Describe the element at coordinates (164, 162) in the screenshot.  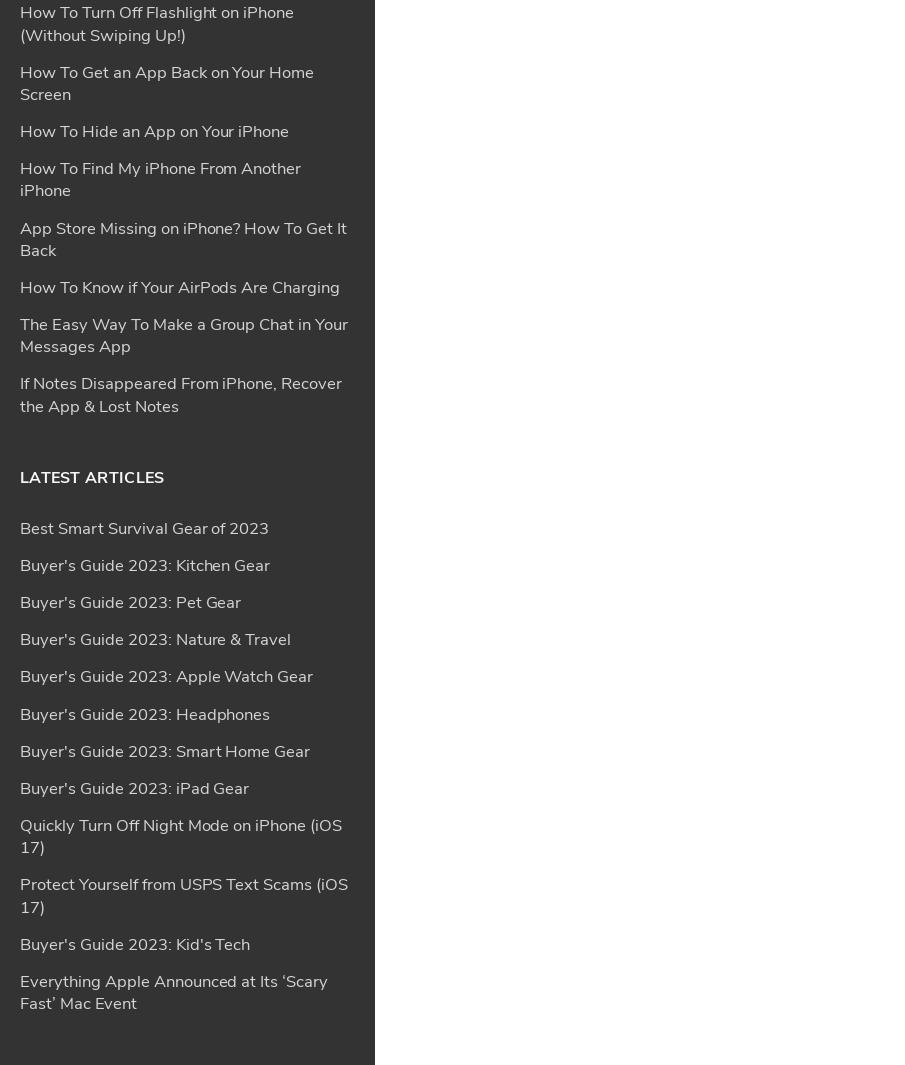
I see `'Buyer's Guide 2023: Smart Home Gear'` at that location.